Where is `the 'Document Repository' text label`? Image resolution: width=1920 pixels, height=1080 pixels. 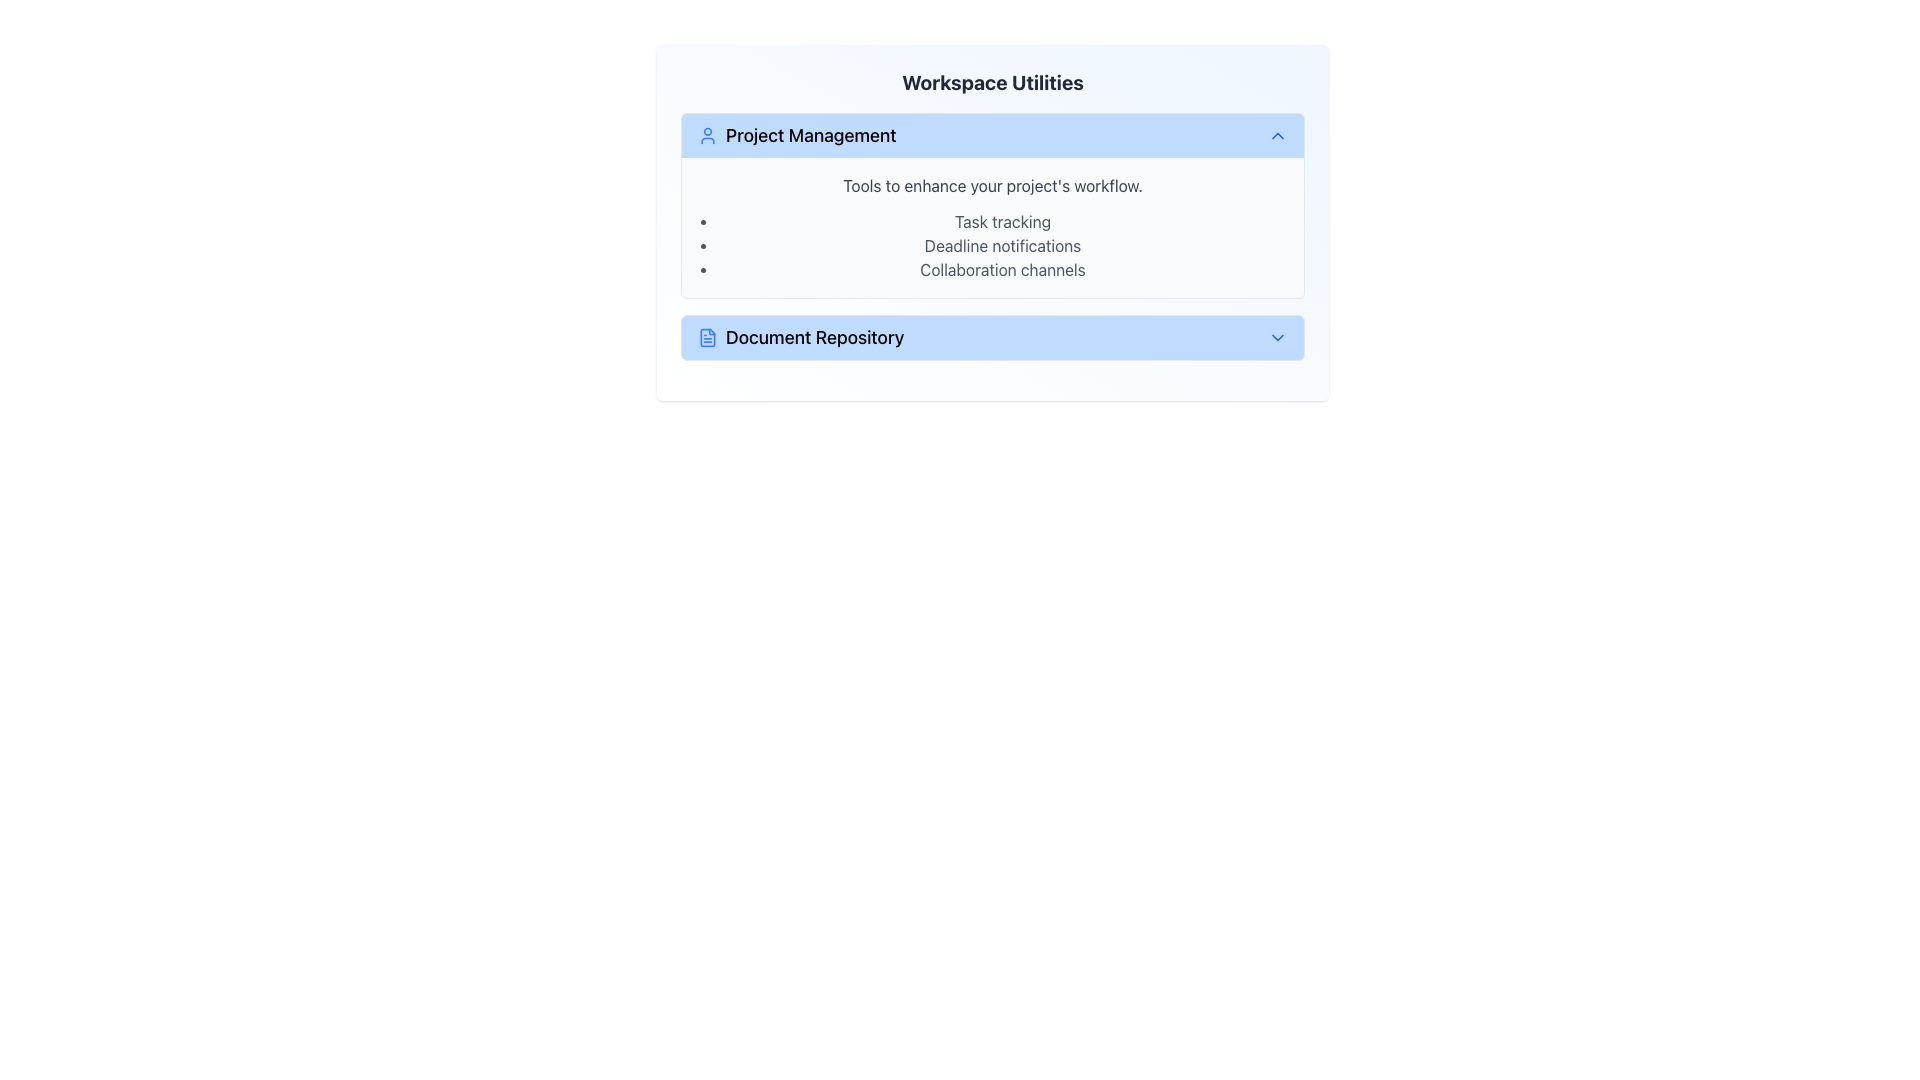 the 'Document Repository' text label is located at coordinates (815, 337).